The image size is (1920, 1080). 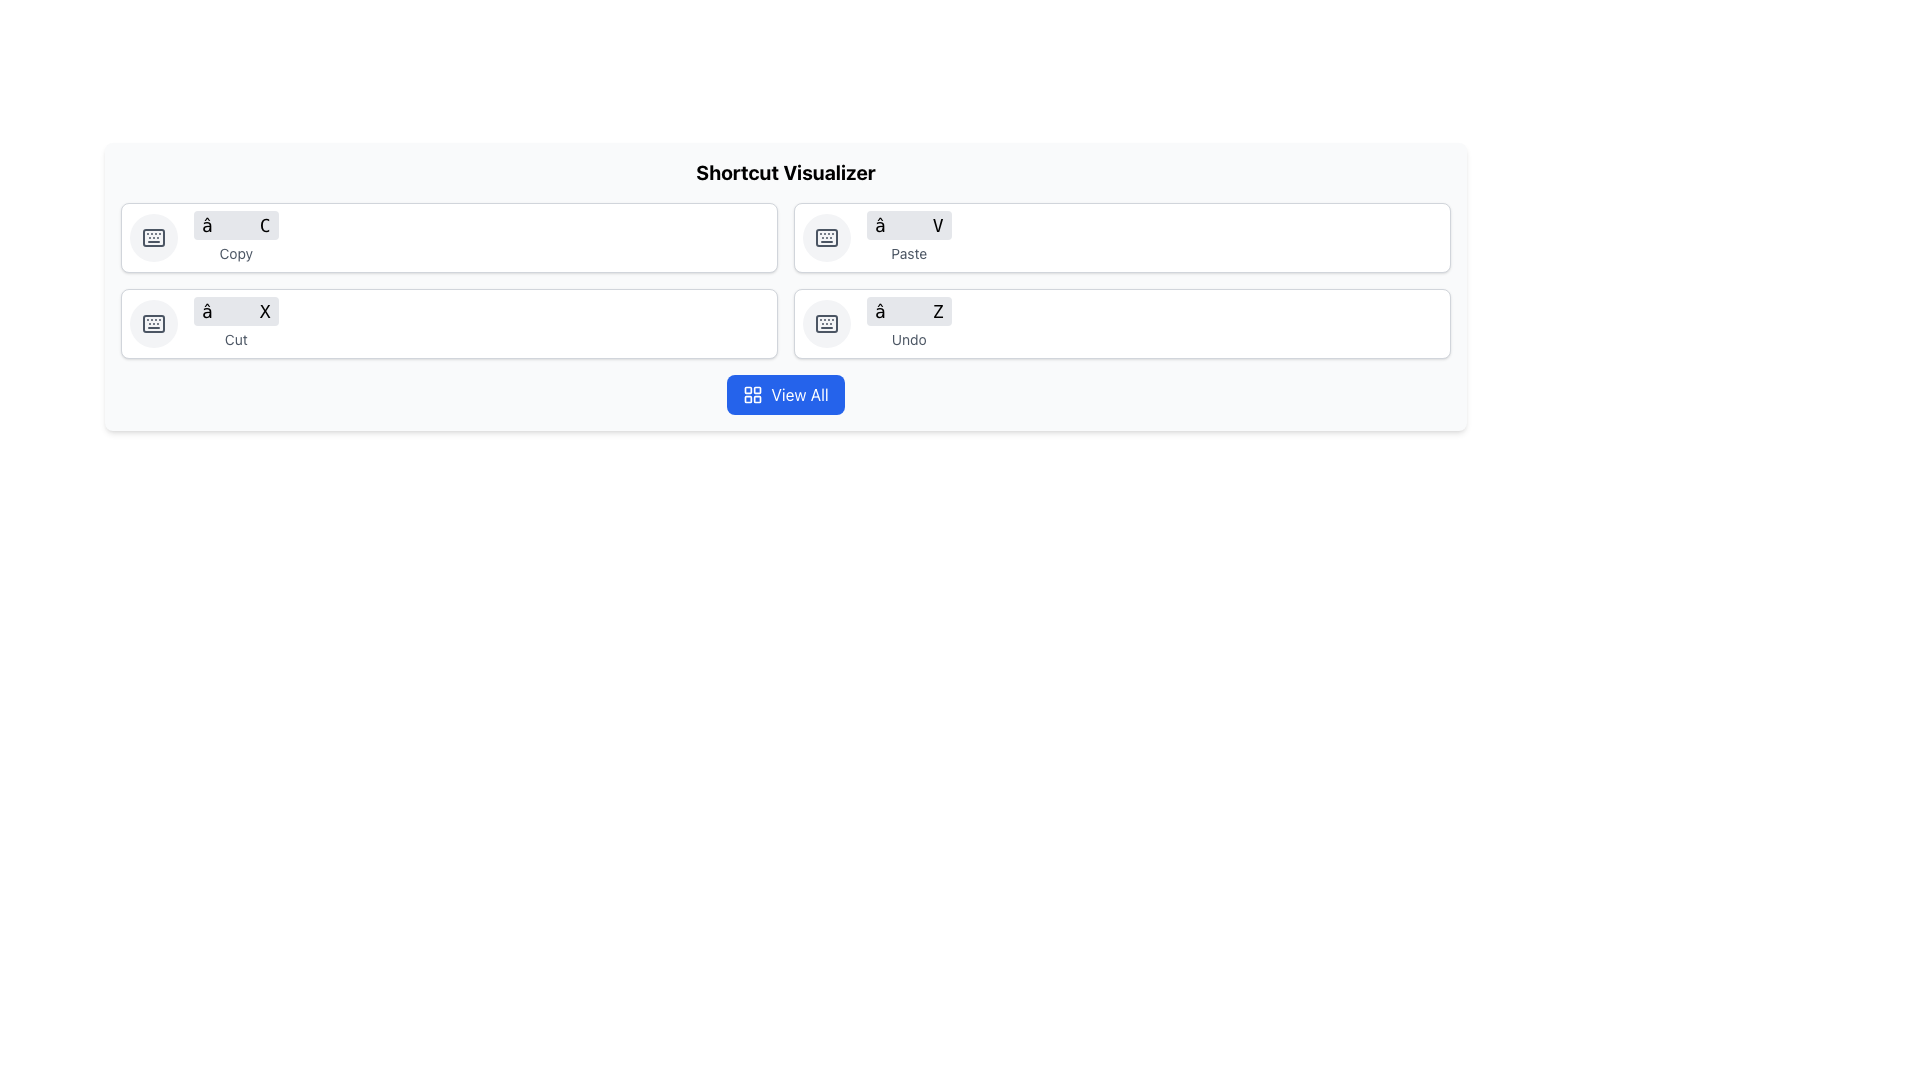 What do you see at coordinates (826, 323) in the screenshot?
I see `the Icon button representing the '⌘ Z Undo' keyboard shortcut located in the Shortcut Visualizer section` at bounding box center [826, 323].